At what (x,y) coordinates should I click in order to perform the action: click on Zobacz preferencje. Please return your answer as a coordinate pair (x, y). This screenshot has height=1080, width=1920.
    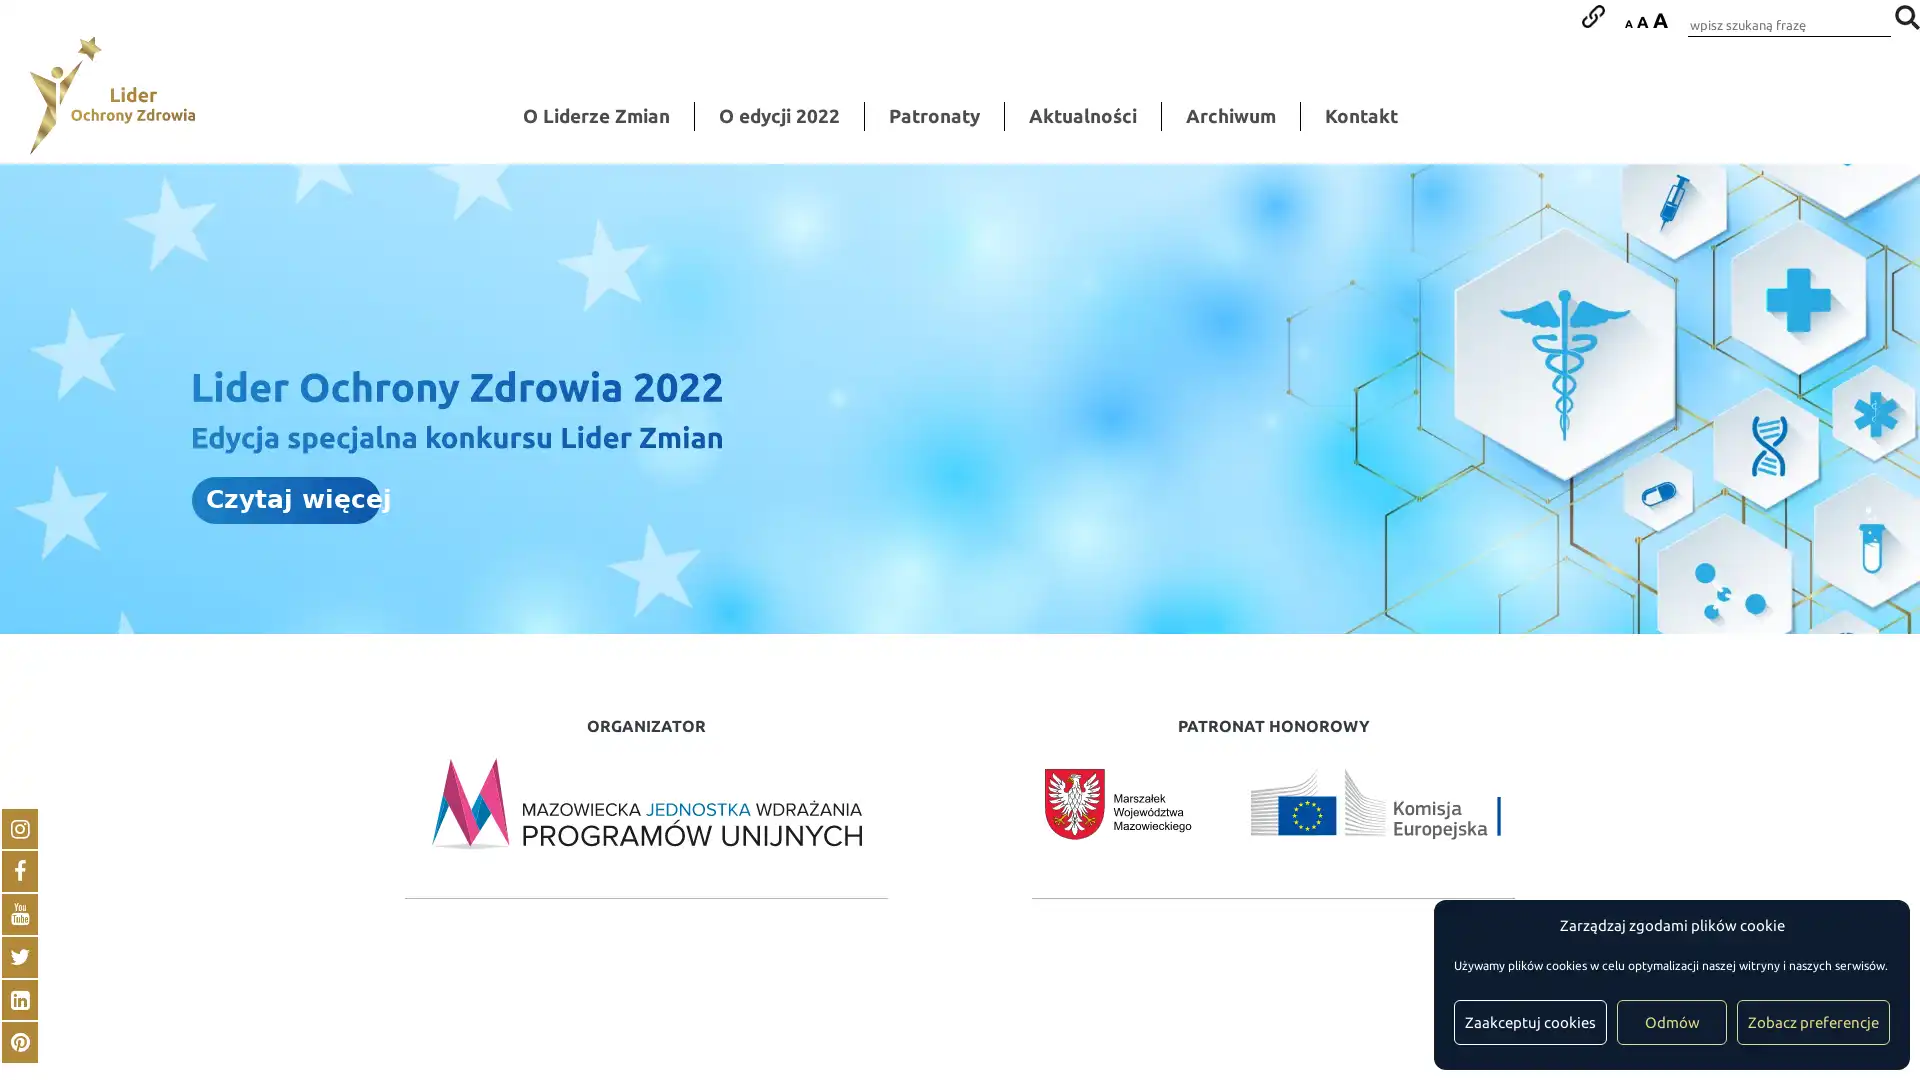
    Looking at the image, I should click on (1813, 1022).